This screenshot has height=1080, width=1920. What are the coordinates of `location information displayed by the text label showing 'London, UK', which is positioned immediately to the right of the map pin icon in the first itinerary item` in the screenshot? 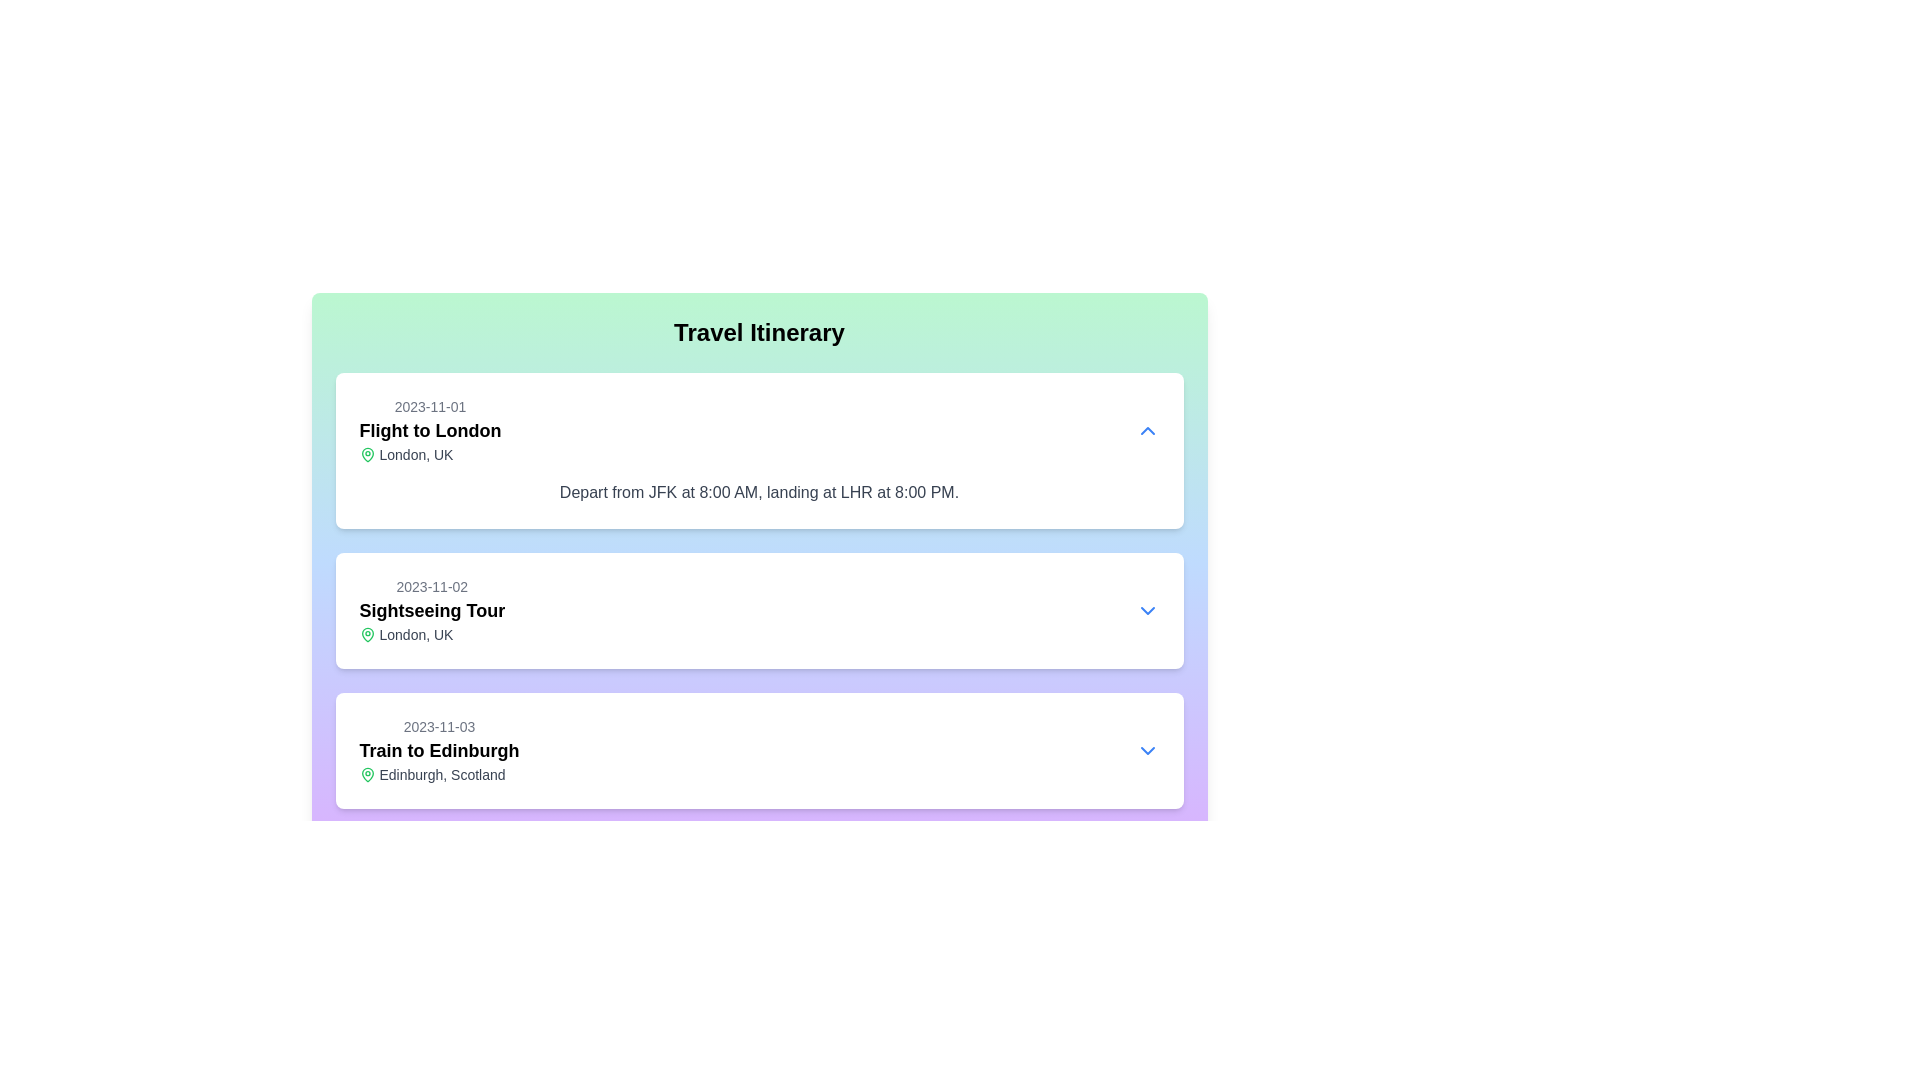 It's located at (415, 455).